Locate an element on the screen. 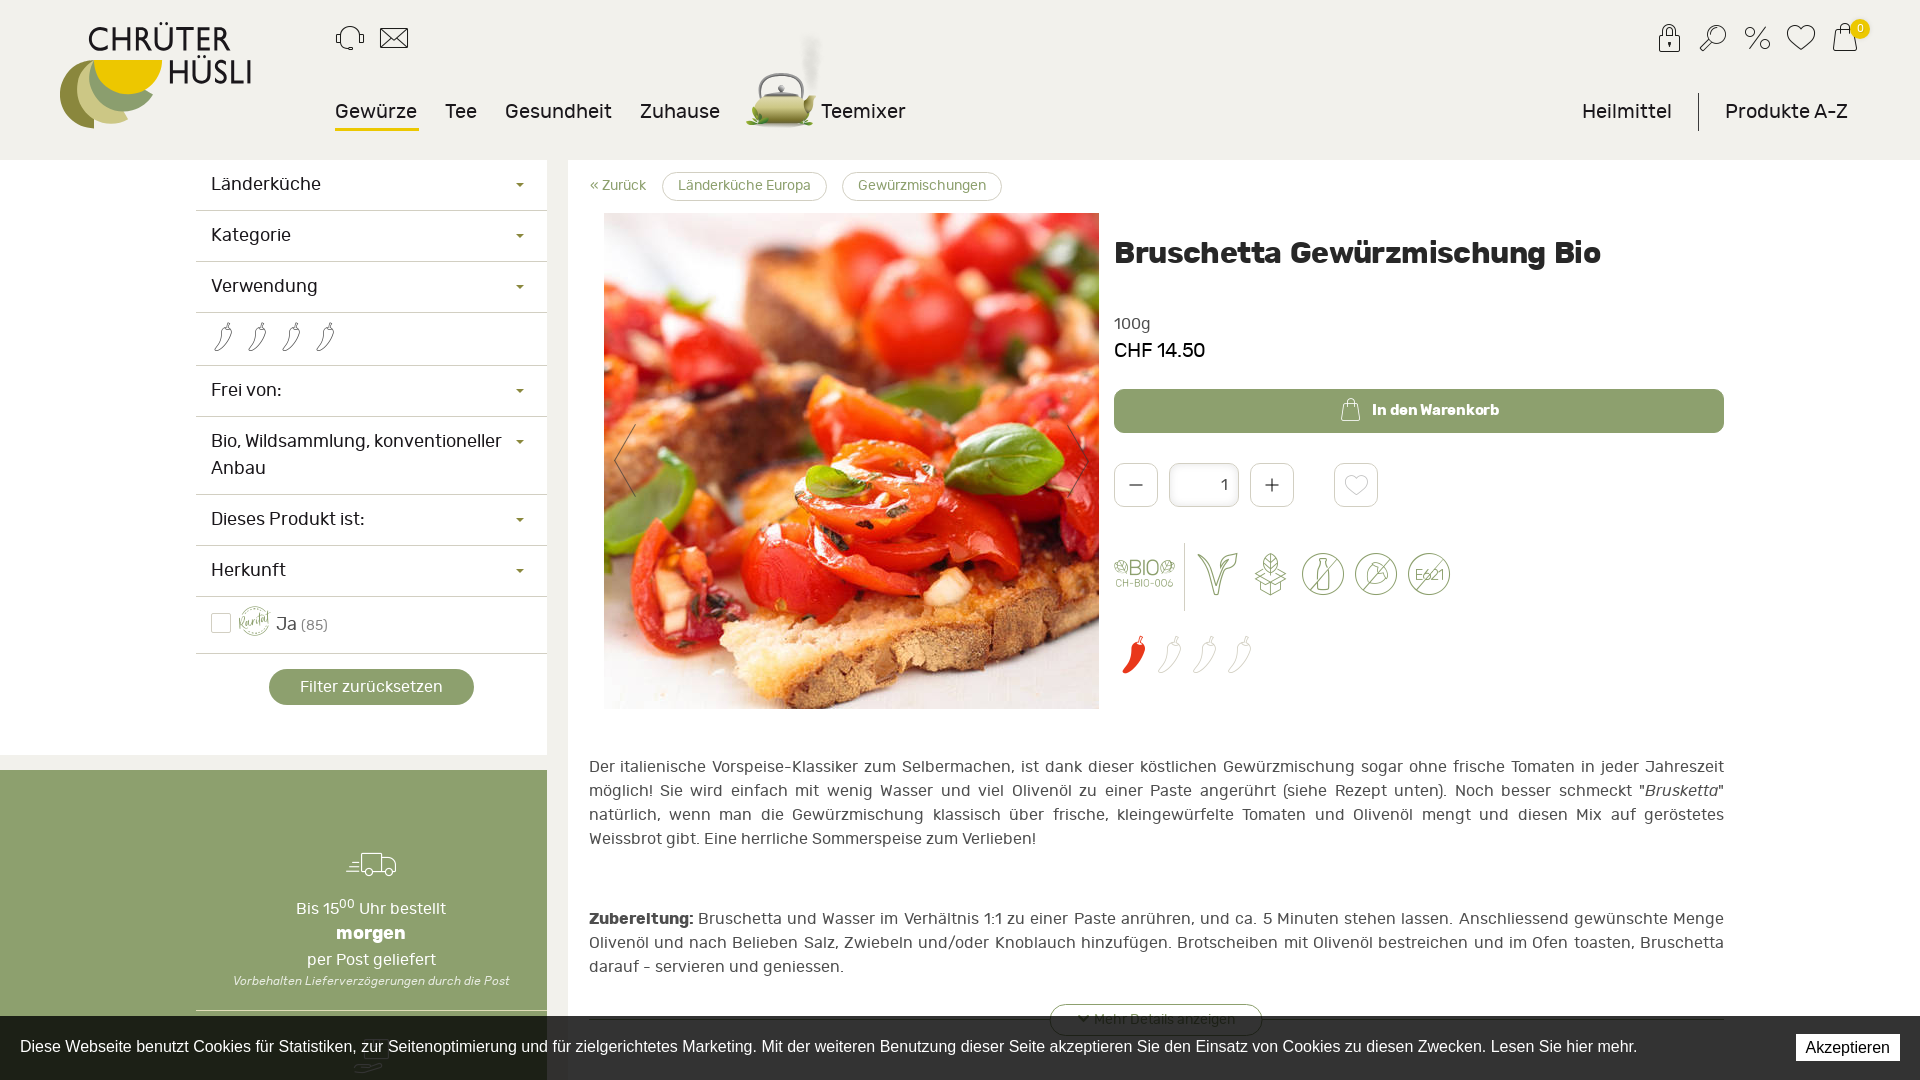  'Weiter' is located at coordinates (1077, 461).